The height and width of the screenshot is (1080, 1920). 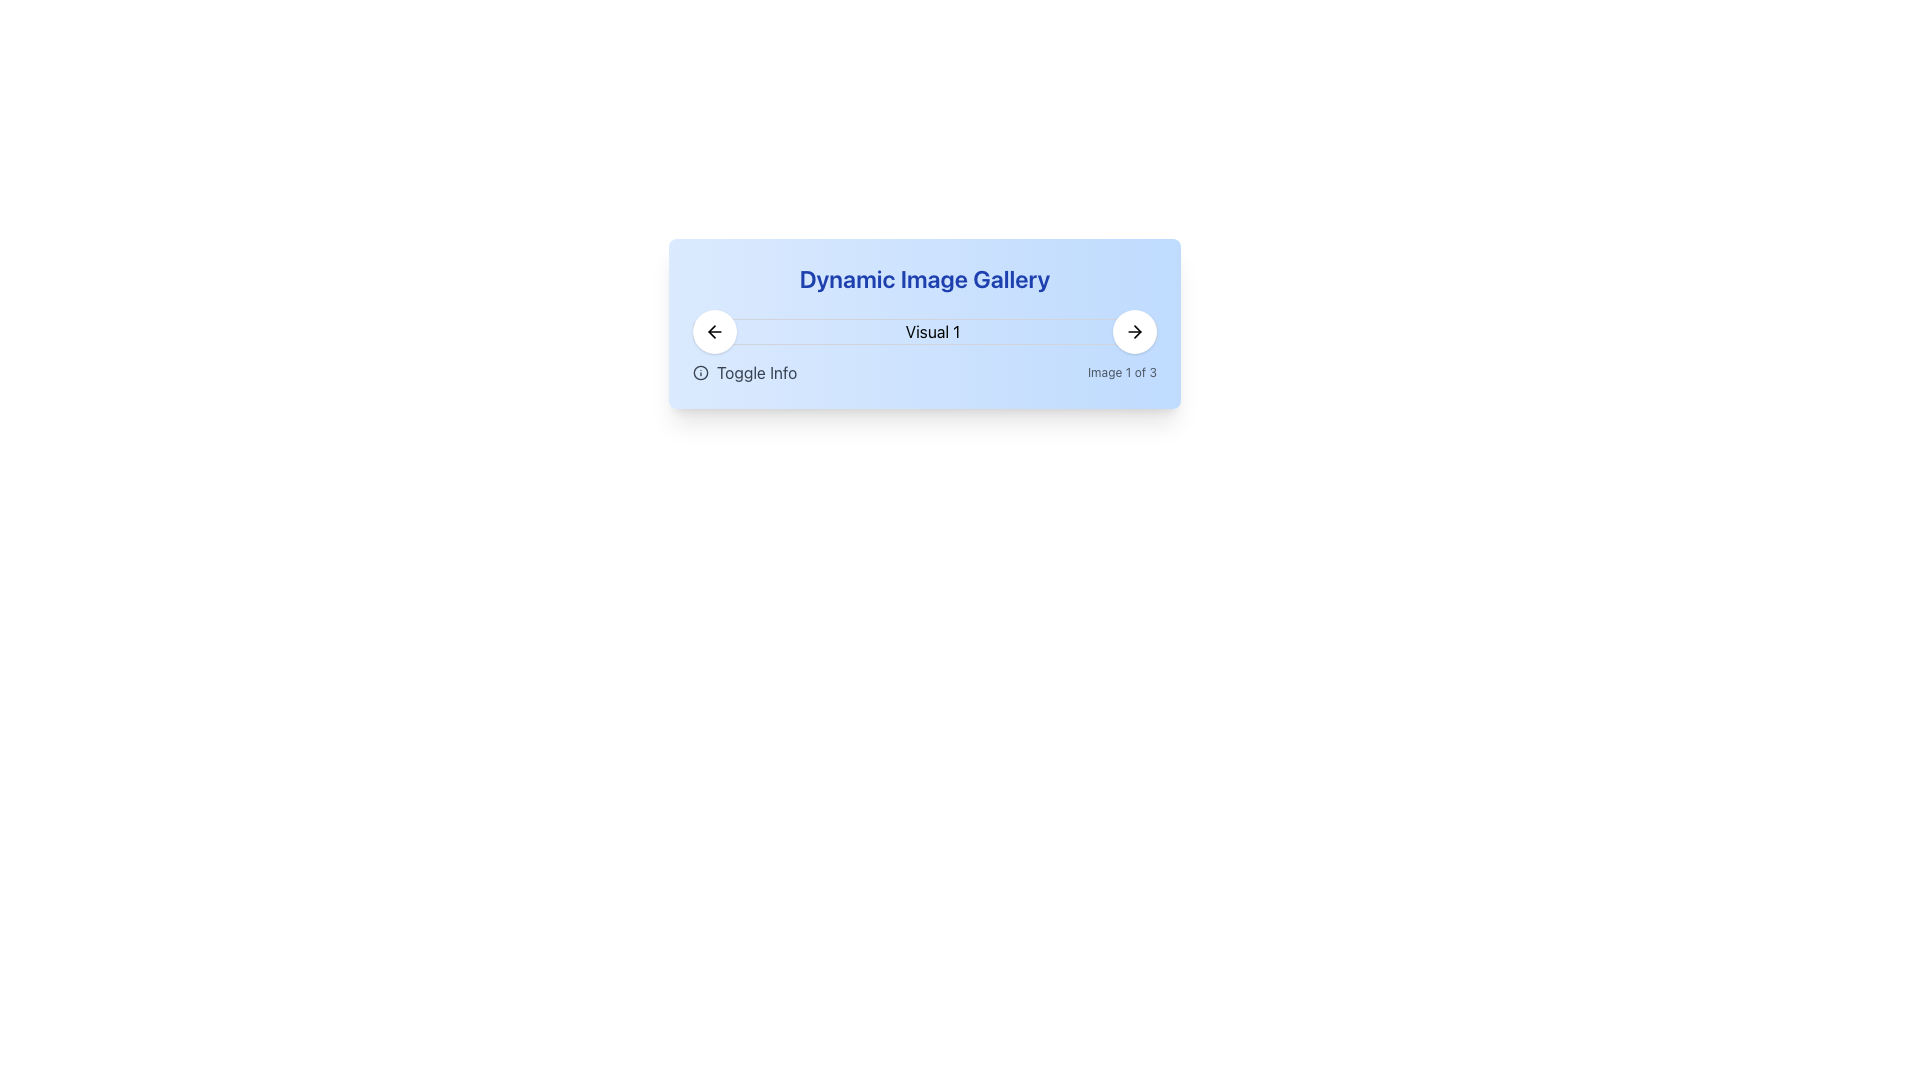 What do you see at coordinates (700, 373) in the screenshot?
I see `the circular information icon with an 'i' symbol, located to the left of the 'Toggle Info' text group` at bounding box center [700, 373].